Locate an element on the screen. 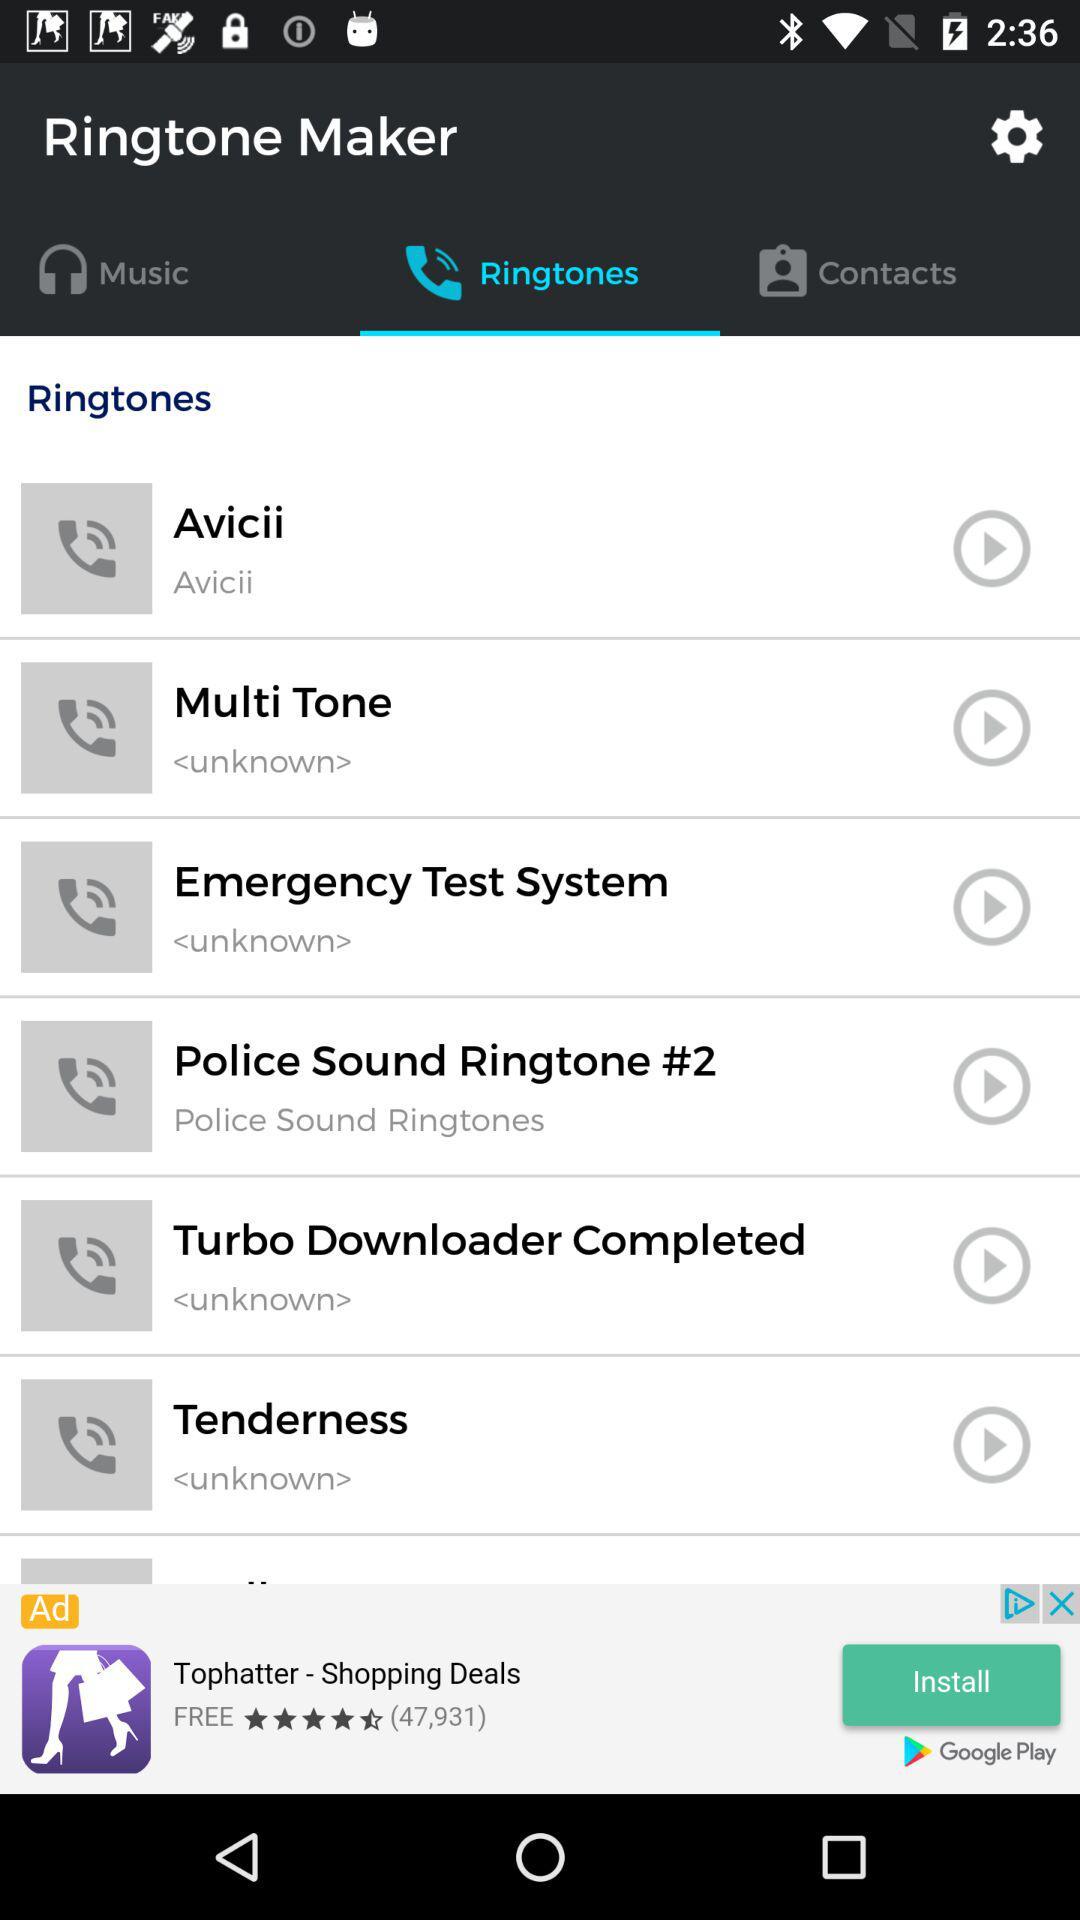 This screenshot has width=1080, height=1920. advertisement is located at coordinates (540, 1688).